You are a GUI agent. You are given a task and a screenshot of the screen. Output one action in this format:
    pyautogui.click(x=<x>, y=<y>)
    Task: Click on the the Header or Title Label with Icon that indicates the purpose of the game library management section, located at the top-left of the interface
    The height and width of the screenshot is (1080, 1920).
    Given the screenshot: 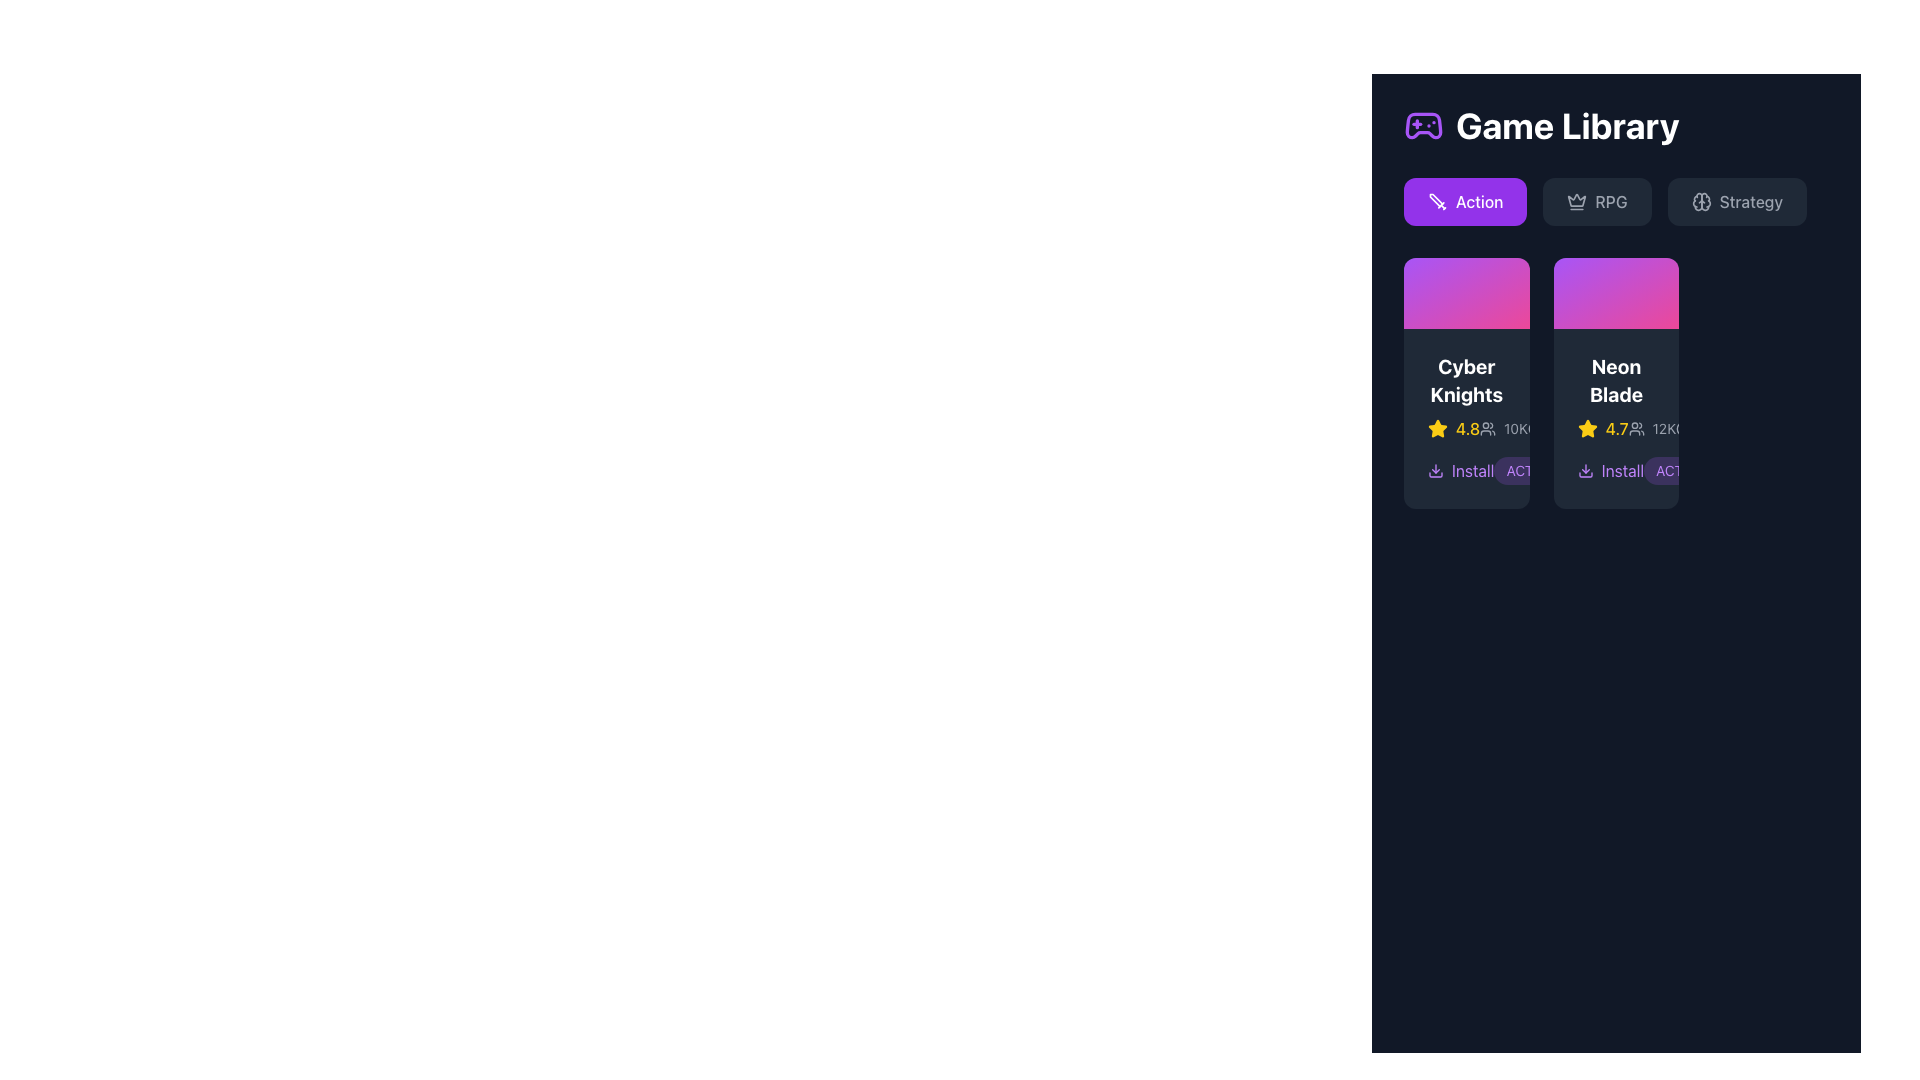 What is the action you would take?
    pyautogui.click(x=1540, y=126)
    